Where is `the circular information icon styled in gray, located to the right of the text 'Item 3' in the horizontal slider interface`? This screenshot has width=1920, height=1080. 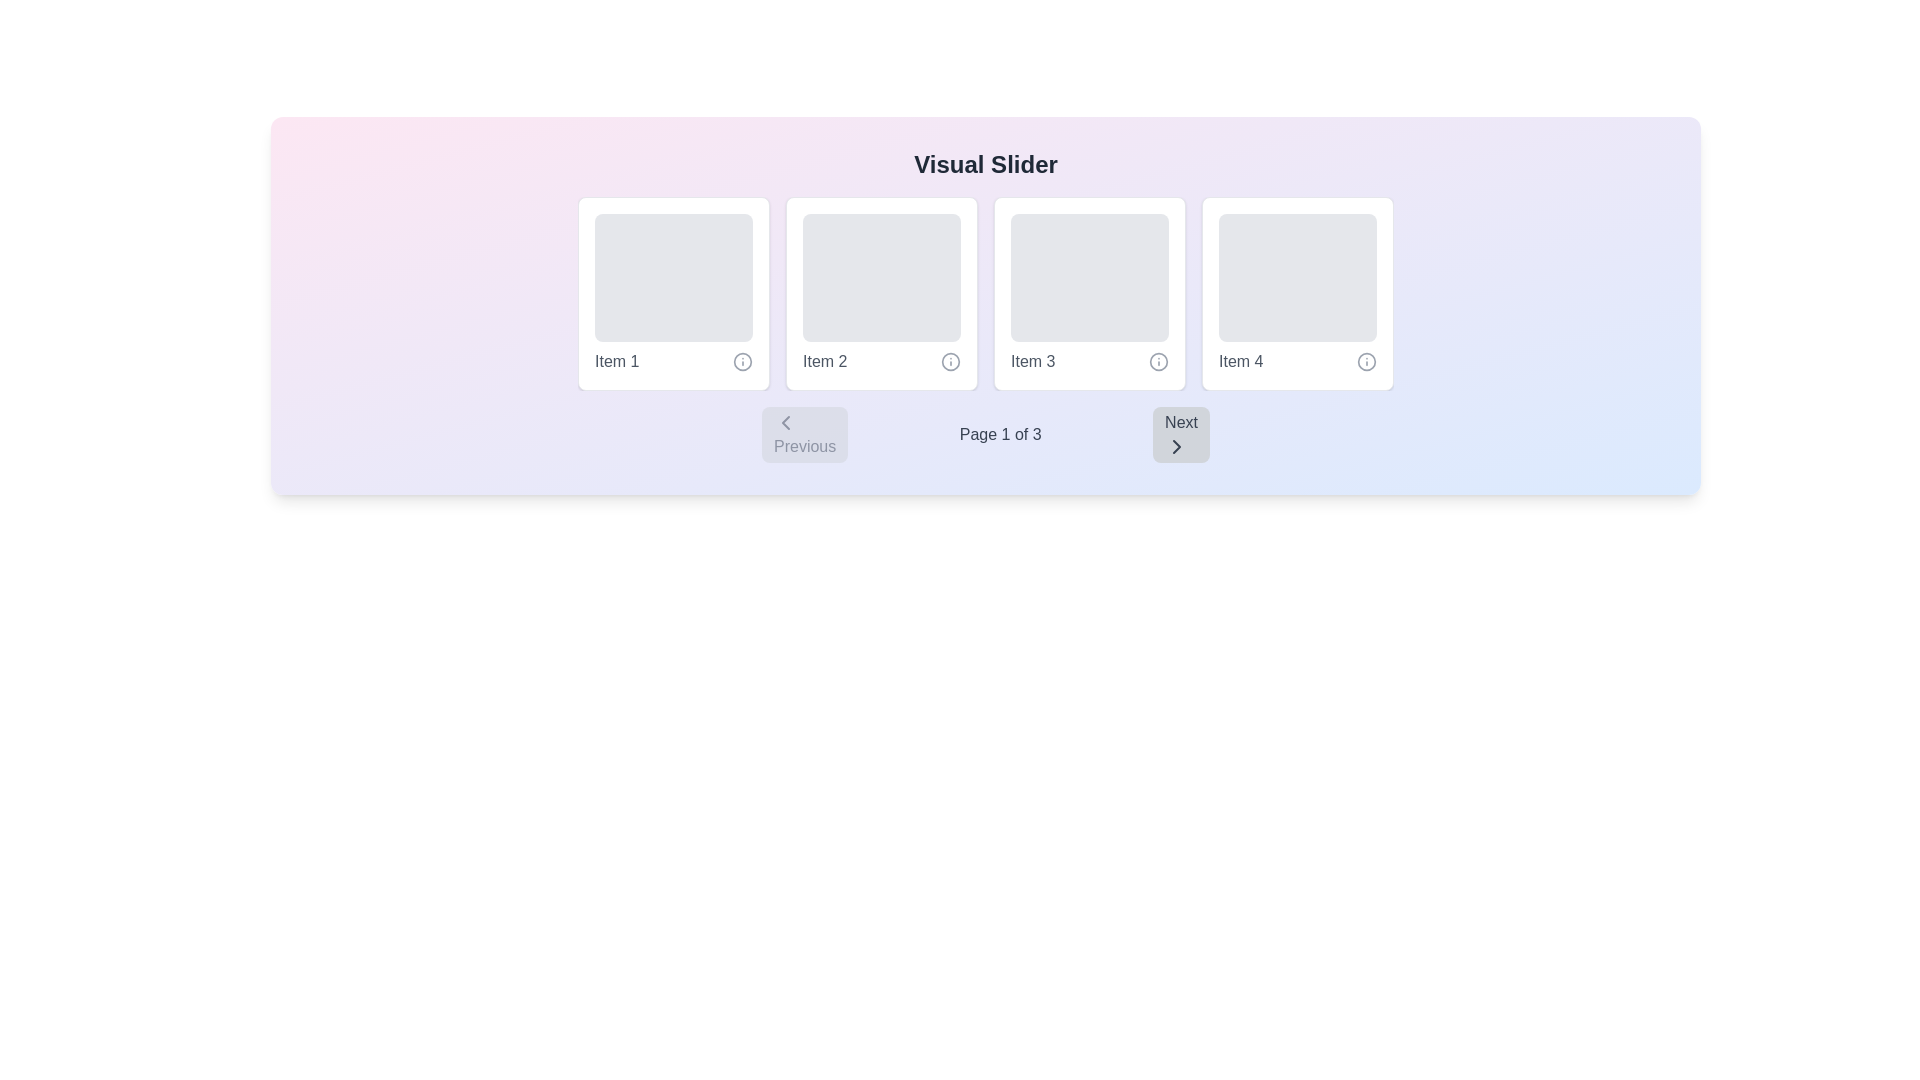
the circular information icon styled in gray, located to the right of the text 'Item 3' in the horizontal slider interface is located at coordinates (1158, 362).